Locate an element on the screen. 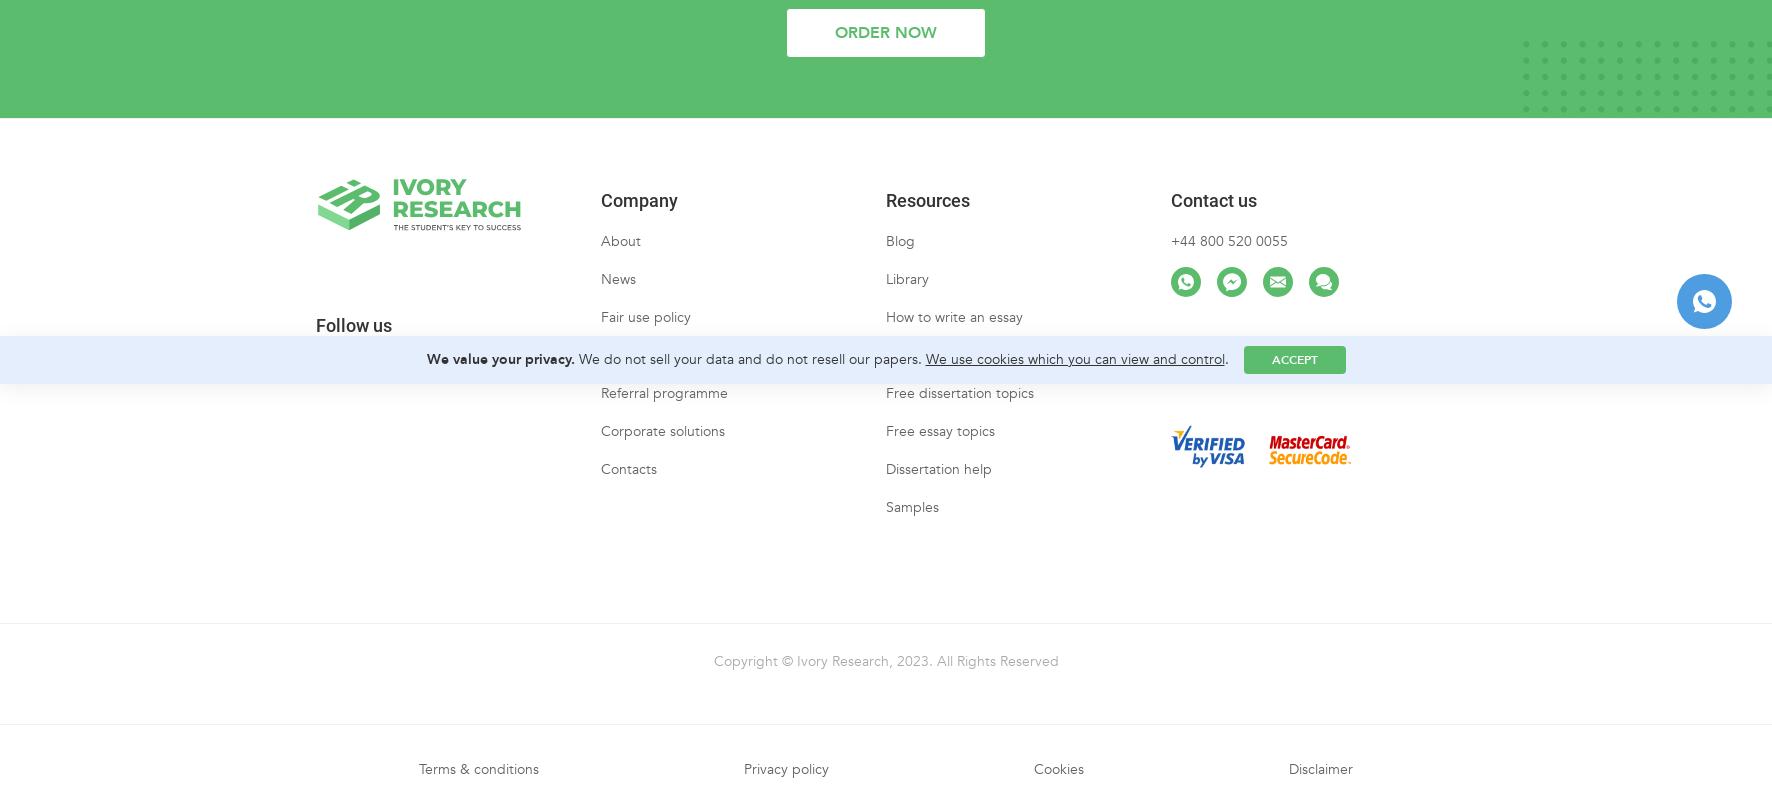 Image resolution: width=1772 pixels, height=808 pixels. 'Follow us' is located at coordinates (314, 342).